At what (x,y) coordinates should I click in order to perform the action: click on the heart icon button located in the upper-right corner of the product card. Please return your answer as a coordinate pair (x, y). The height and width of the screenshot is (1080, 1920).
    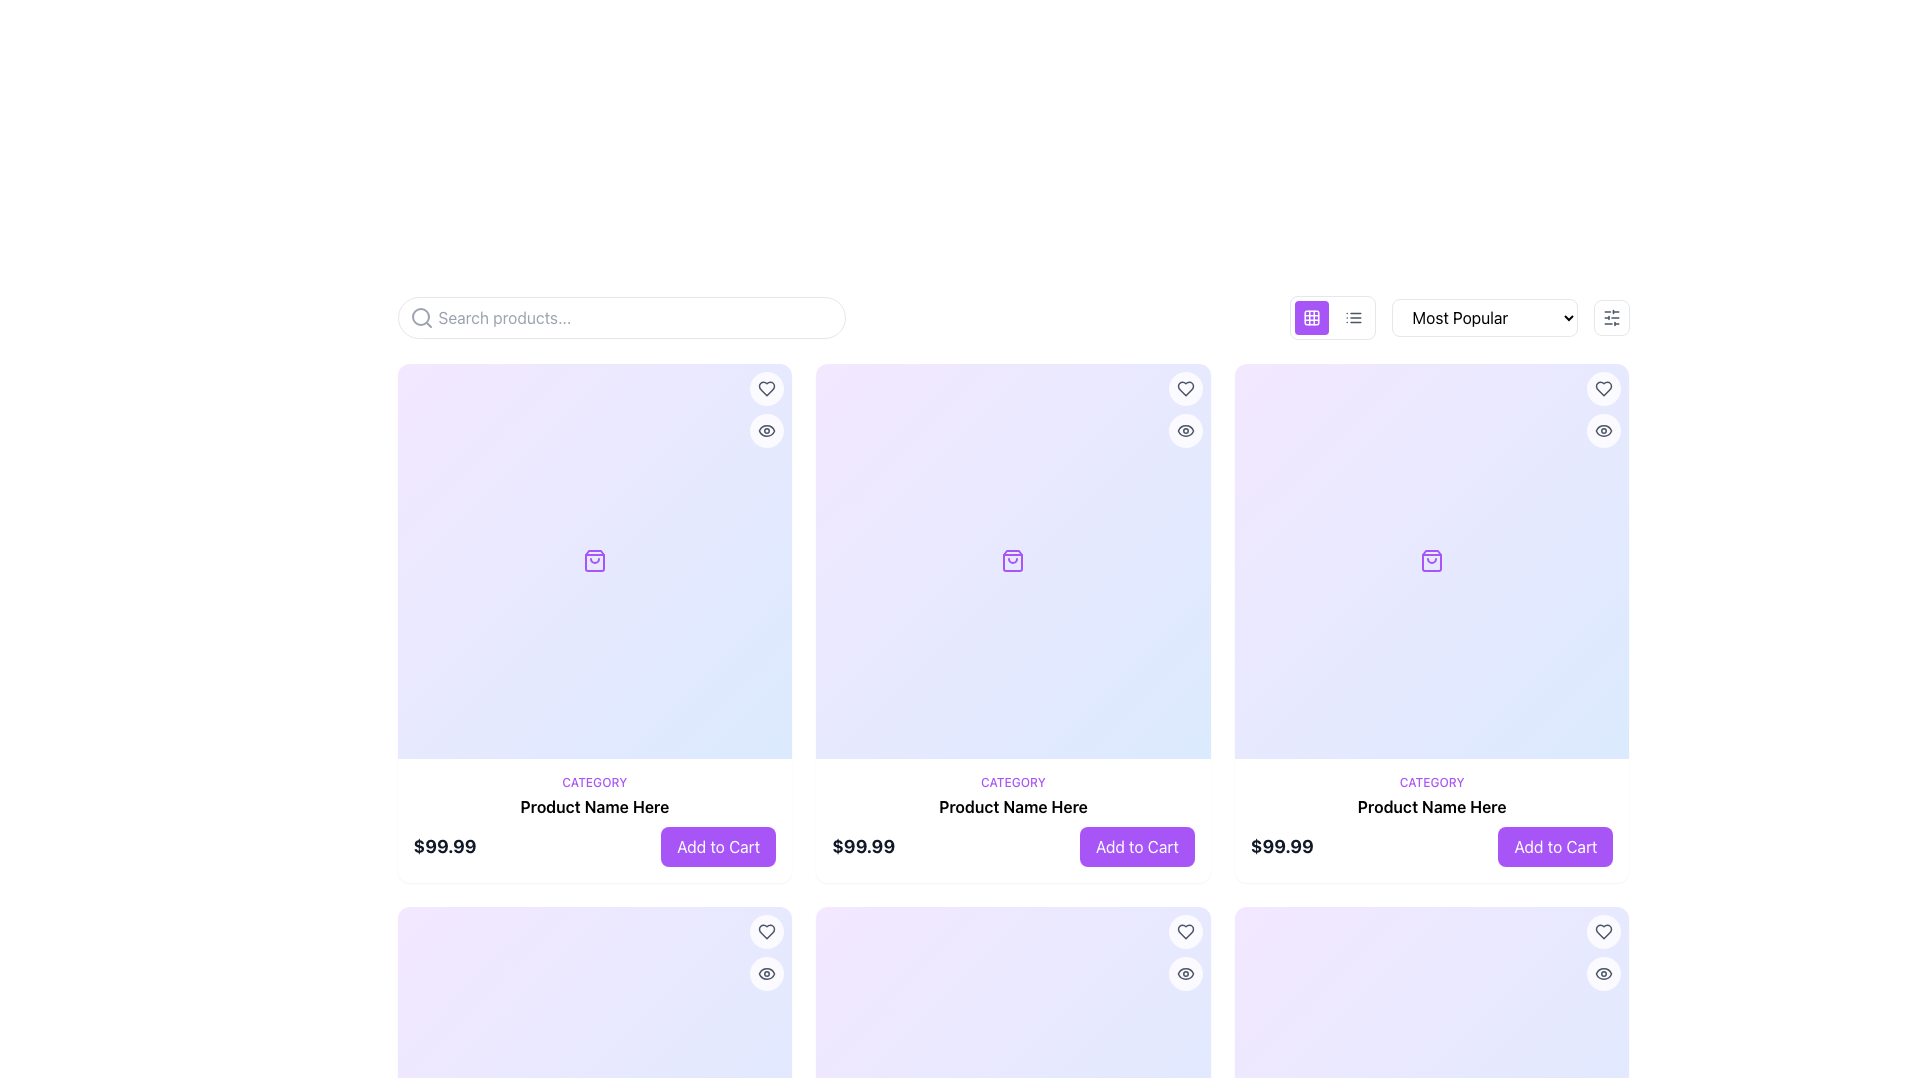
    Looking at the image, I should click on (1185, 931).